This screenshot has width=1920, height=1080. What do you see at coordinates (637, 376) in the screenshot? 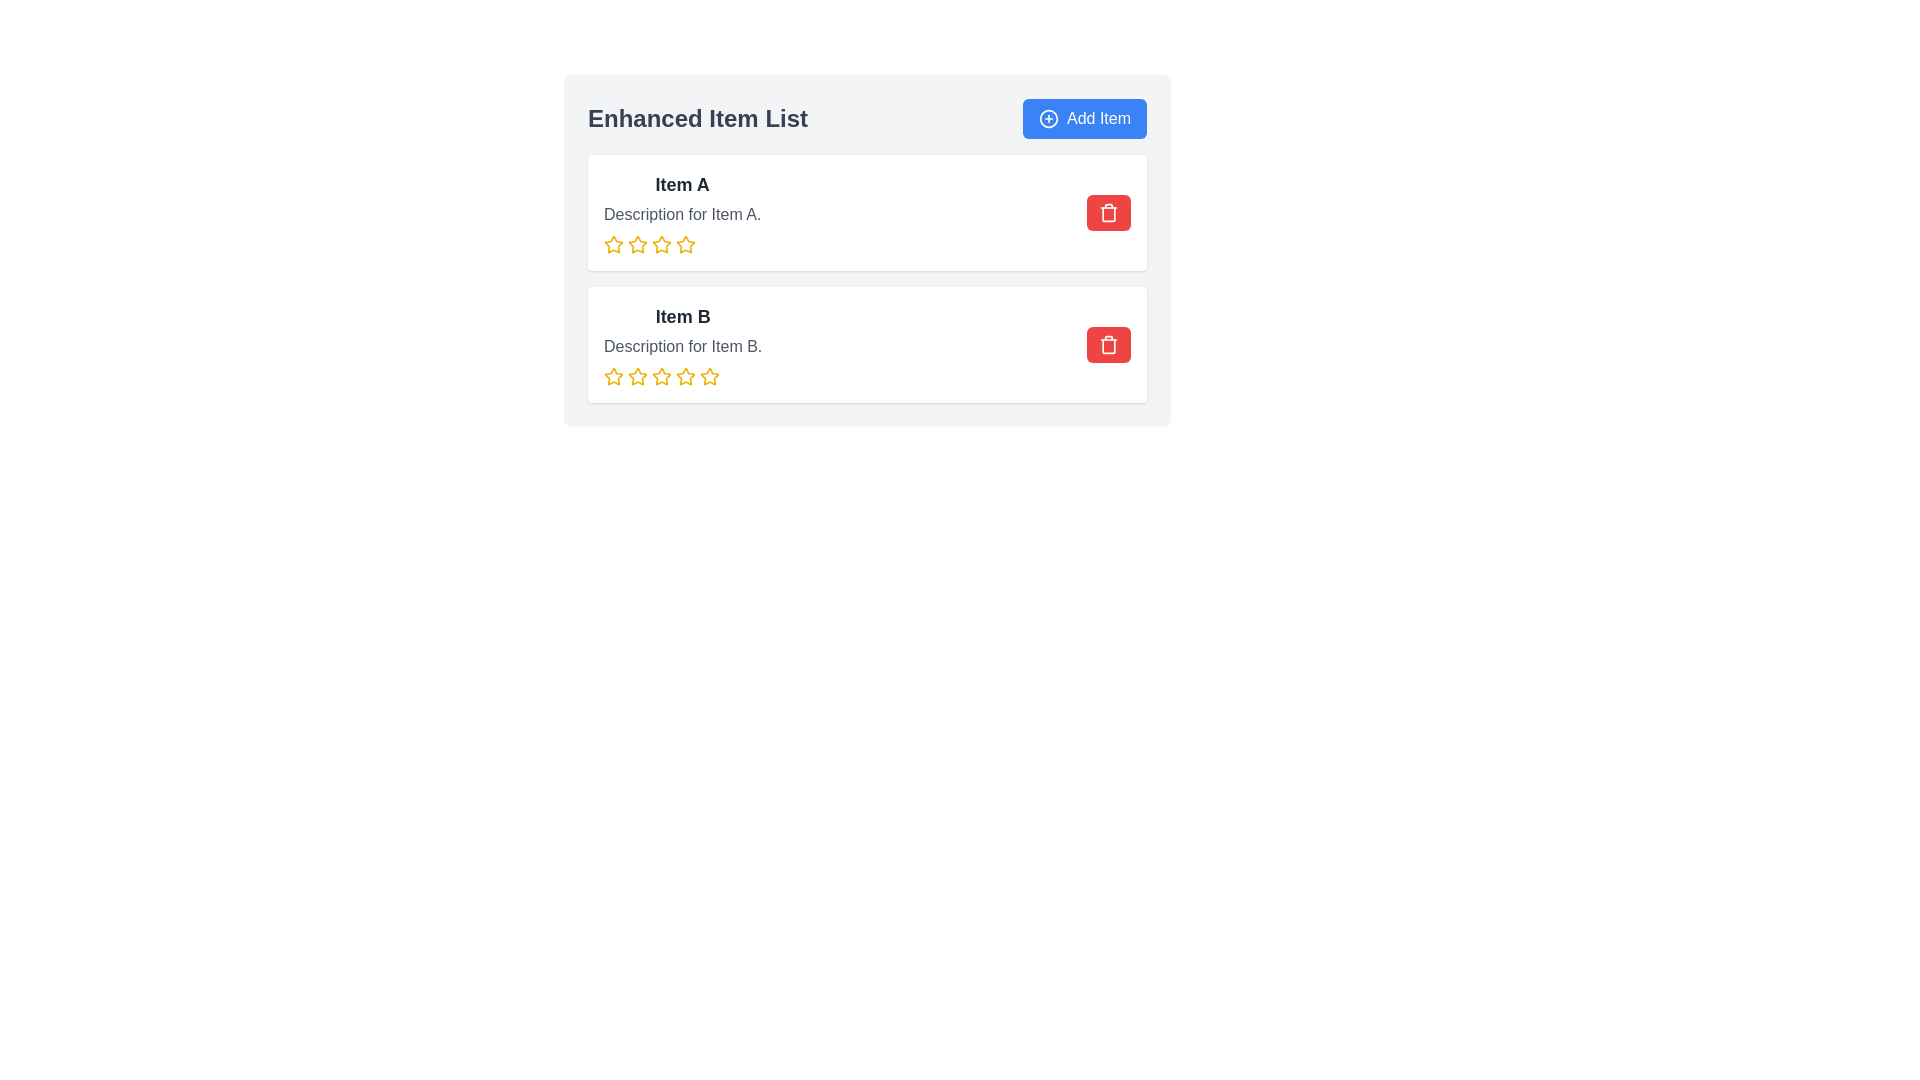
I see `the first star in the rating system of the second item in the 'Enhanced Item List' to rate it` at bounding box center [637, 376].